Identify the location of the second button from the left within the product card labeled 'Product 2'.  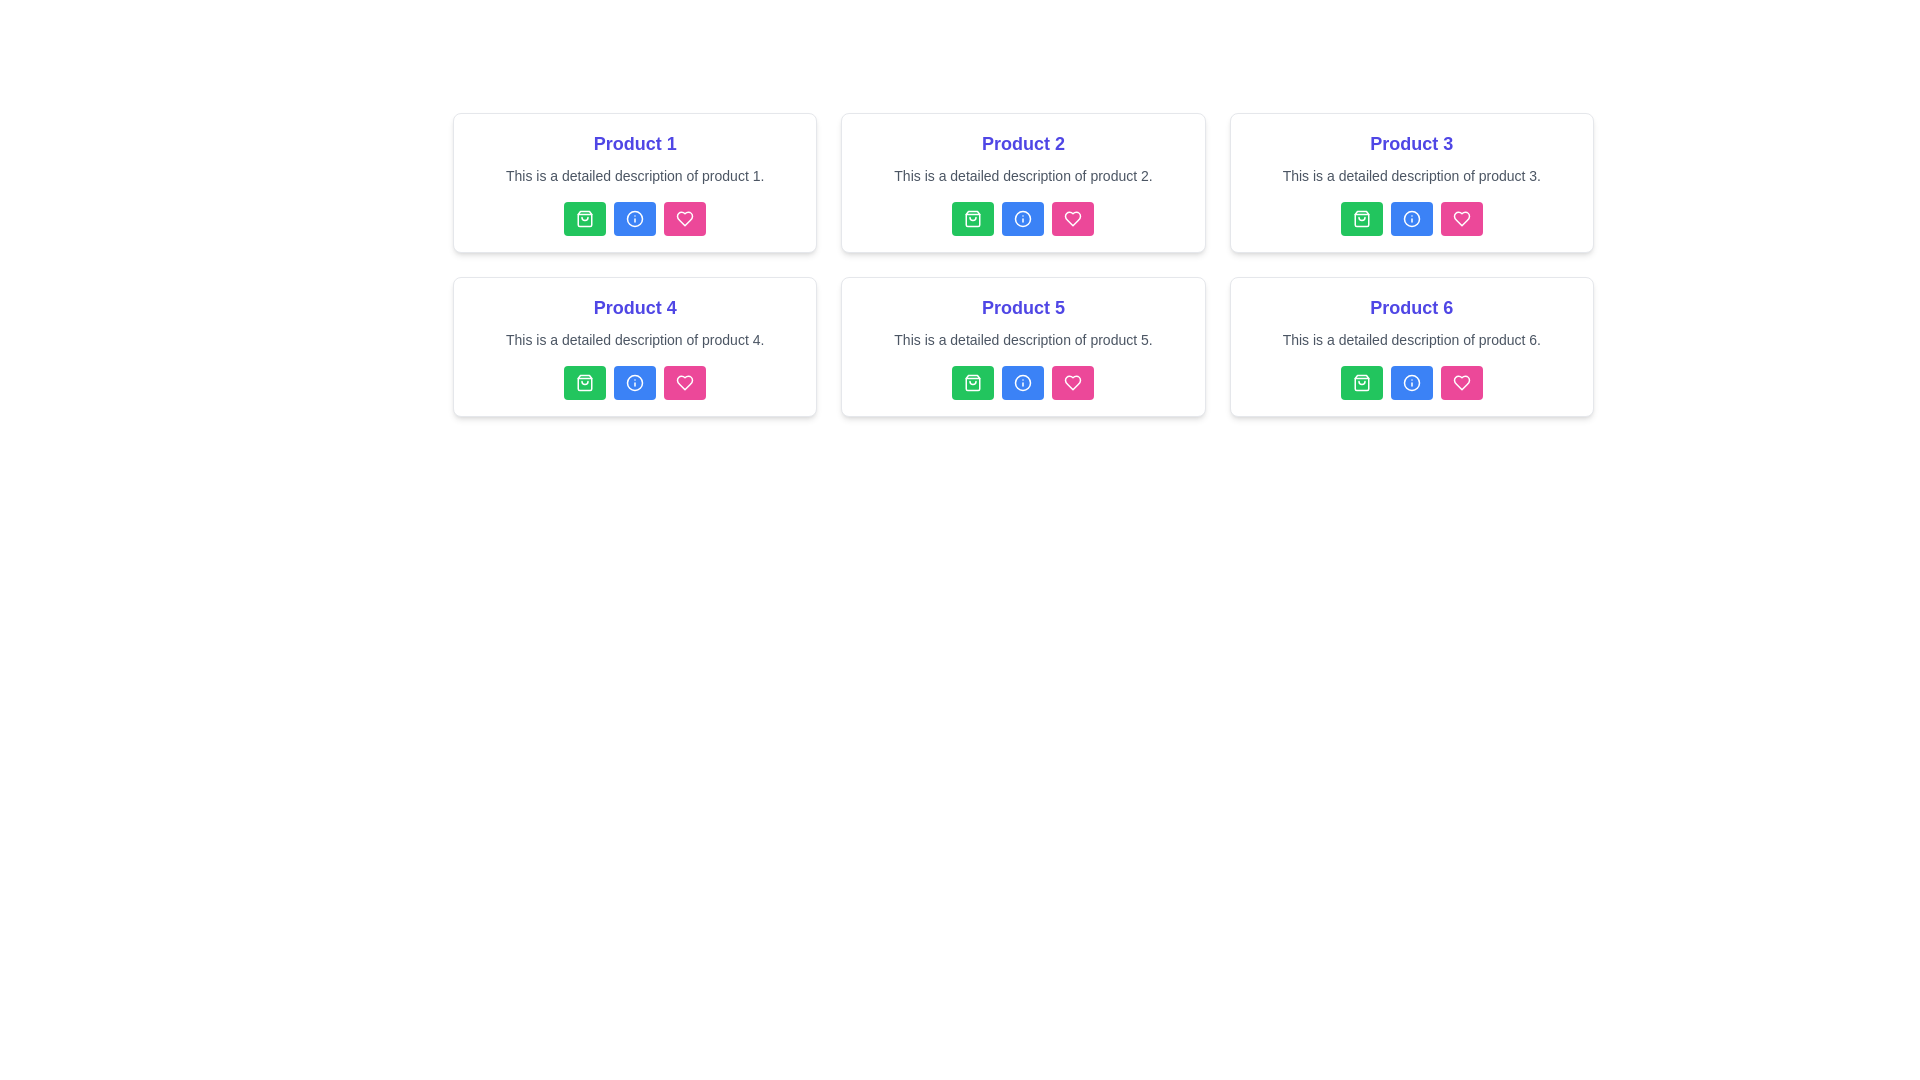
(1023, 219).